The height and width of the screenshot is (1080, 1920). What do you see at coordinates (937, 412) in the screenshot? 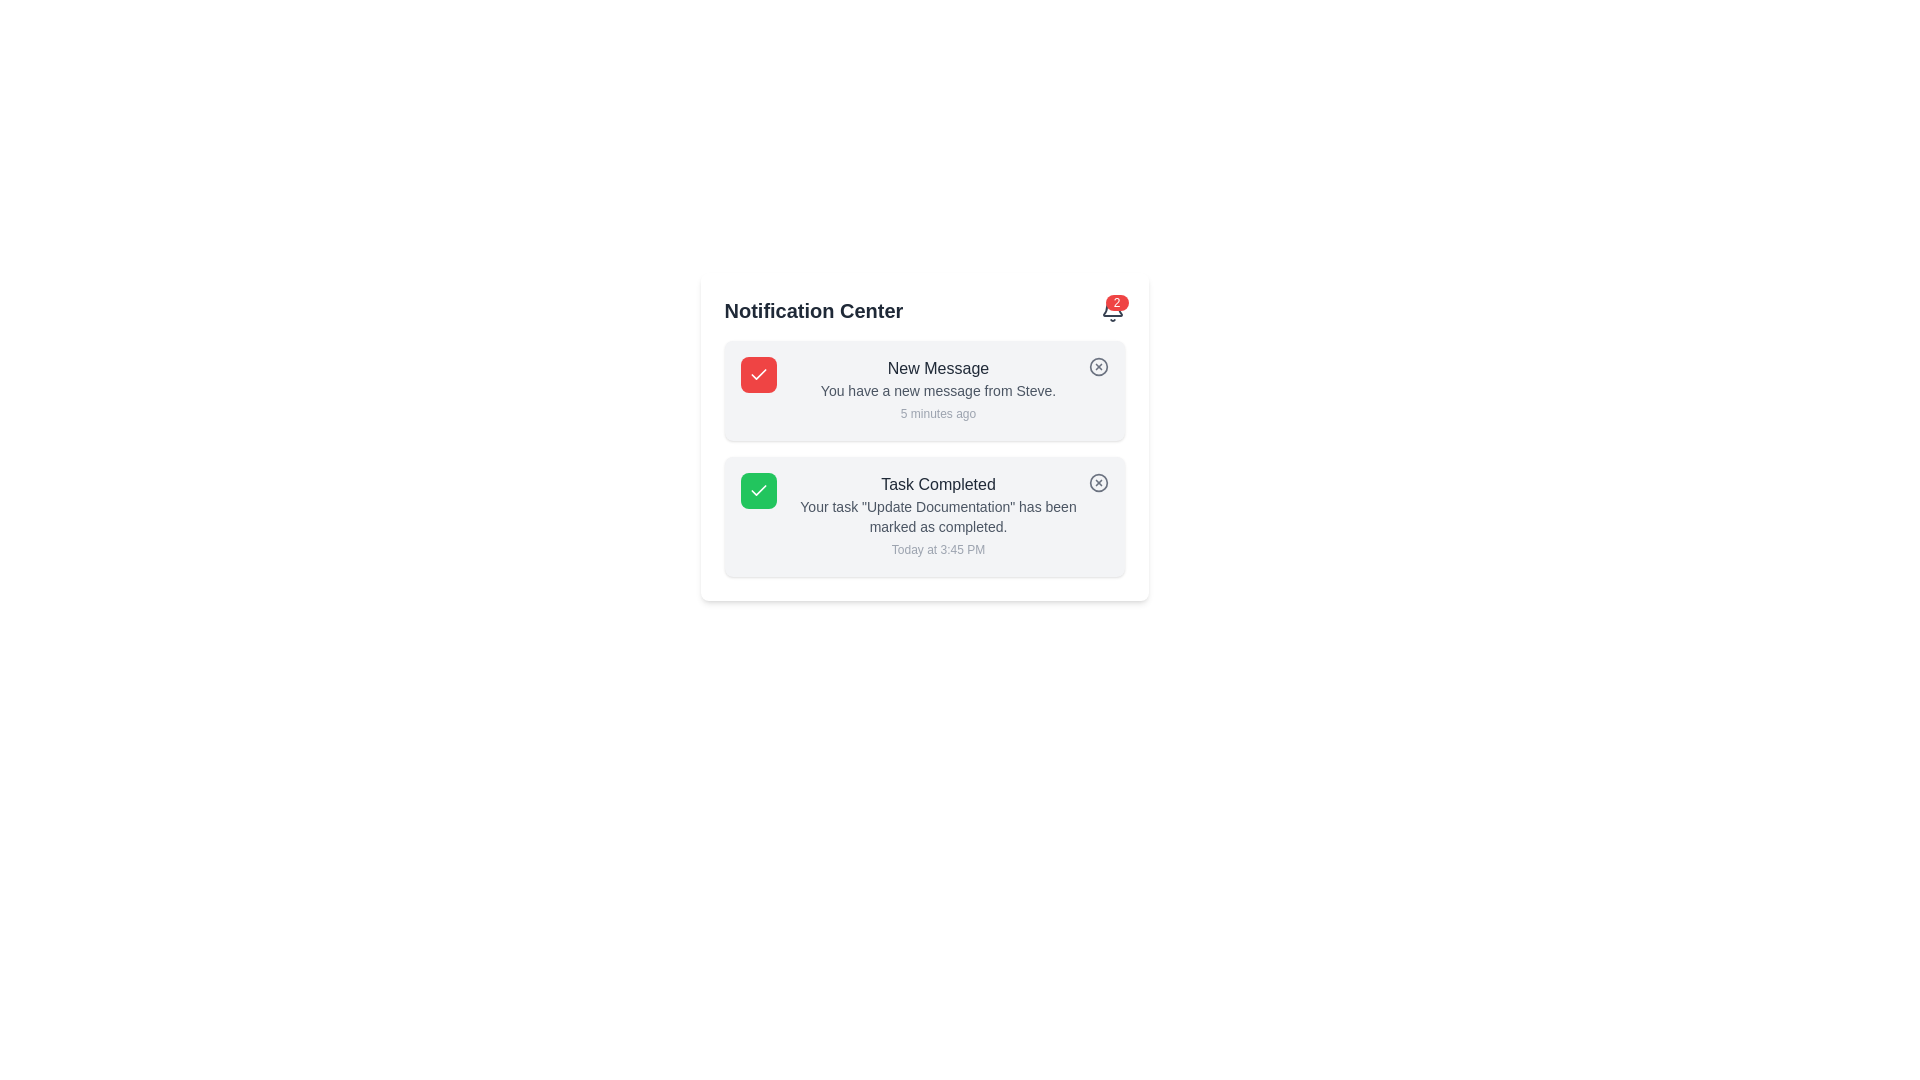
I see `the text label displaying '5 minutes ago', styled in small, light gray font, located below the message from Steve in the notification card` at bounding box center [937, 412].